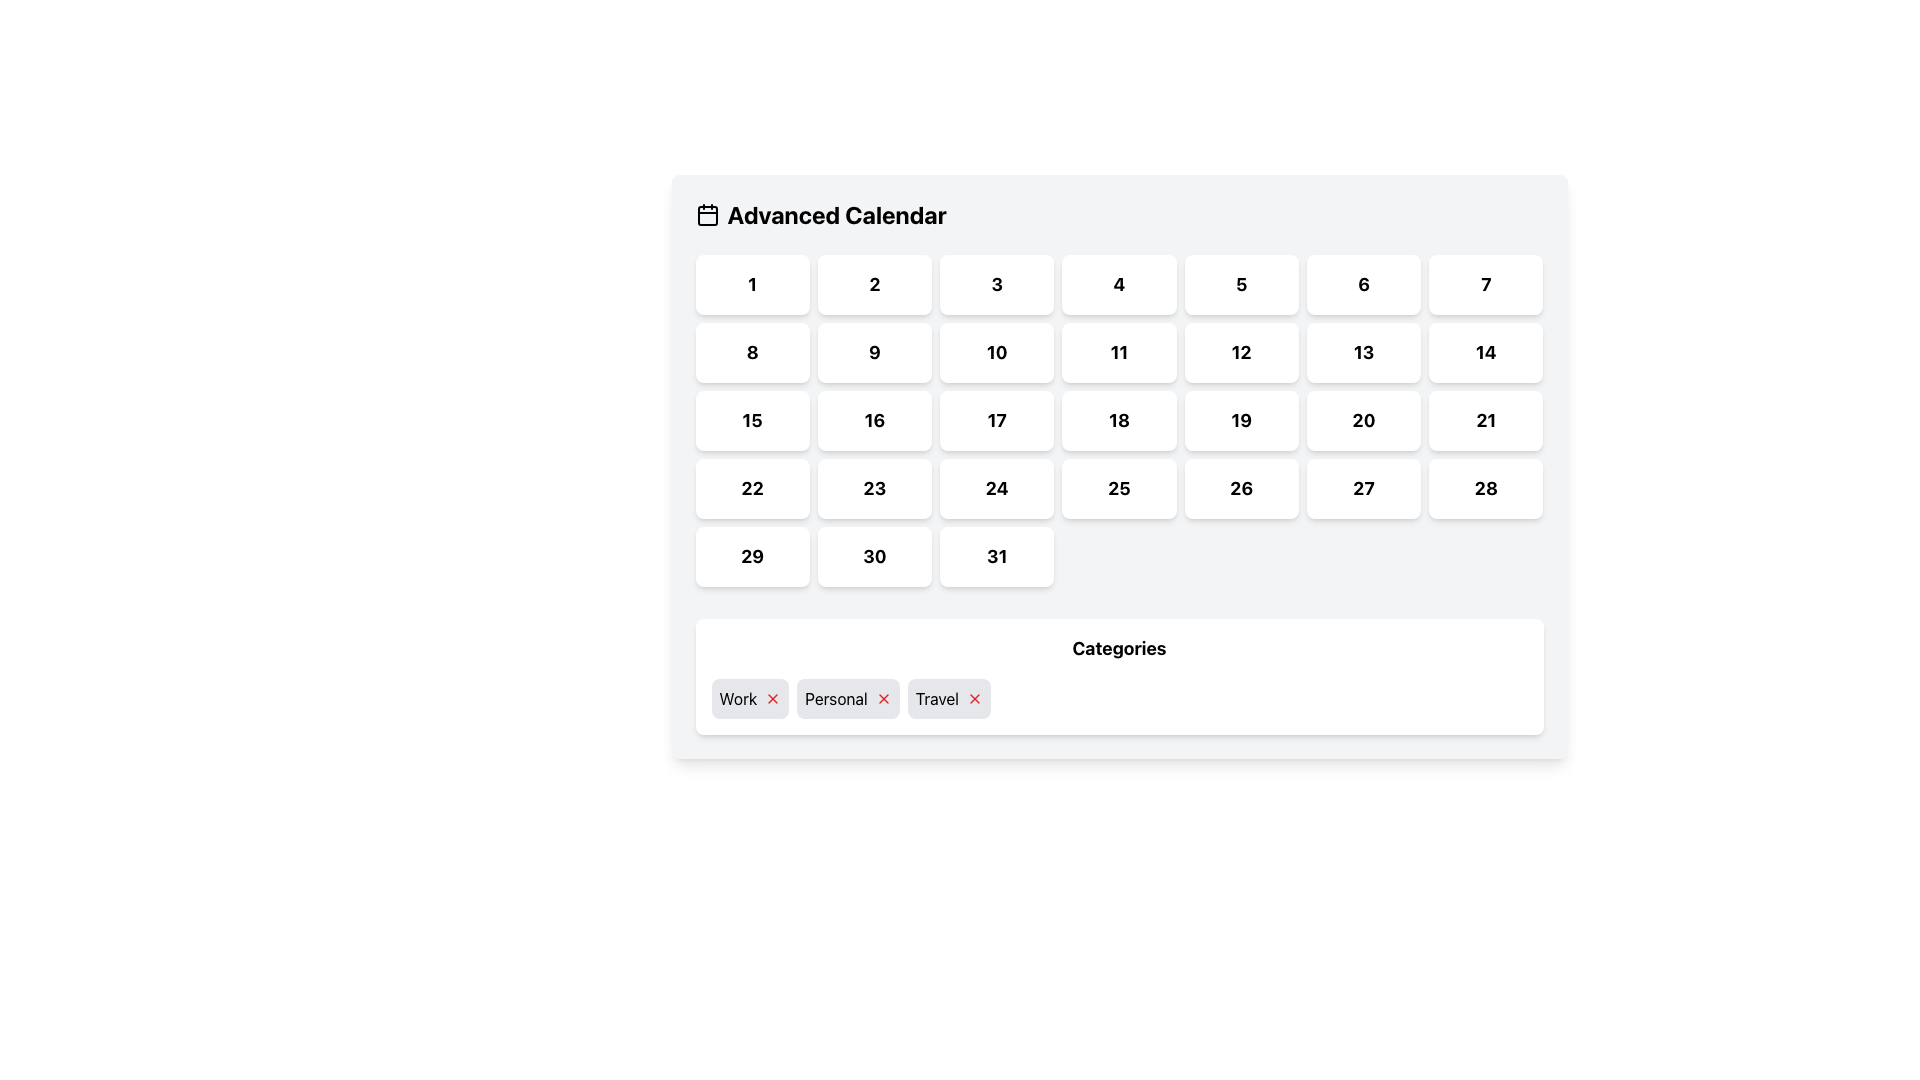 This screenshot has width=1920, height=1080. What do you see at coordinates (836, 697) in the screenshot?
I see `the category label for 'Personal', which is the second label in a horizontal set of three categories located beneath the calendar days` at bounding box center [836, 697].